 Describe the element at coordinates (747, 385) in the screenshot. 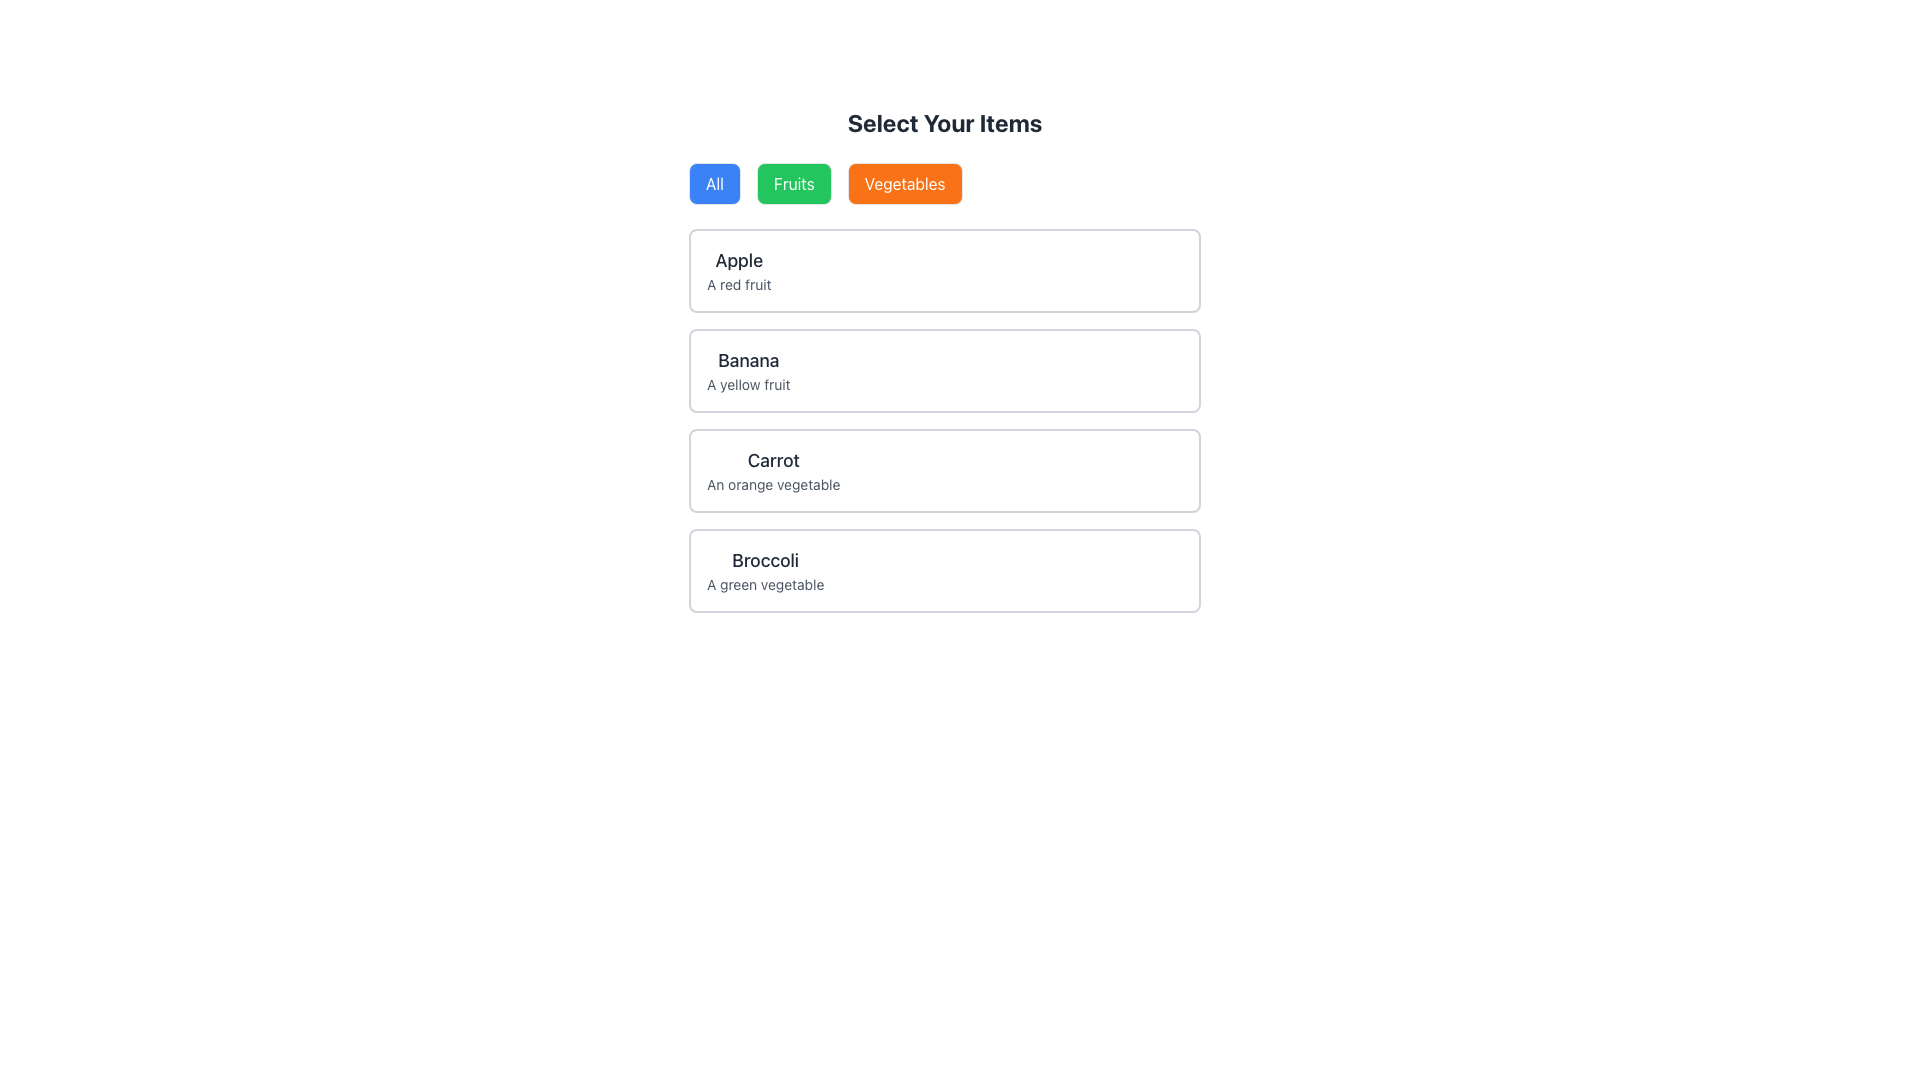

I see `text content of the descriptive subtitle label located below the larger text 'Banana' in the item group under 'Select Your Items'` at that location.